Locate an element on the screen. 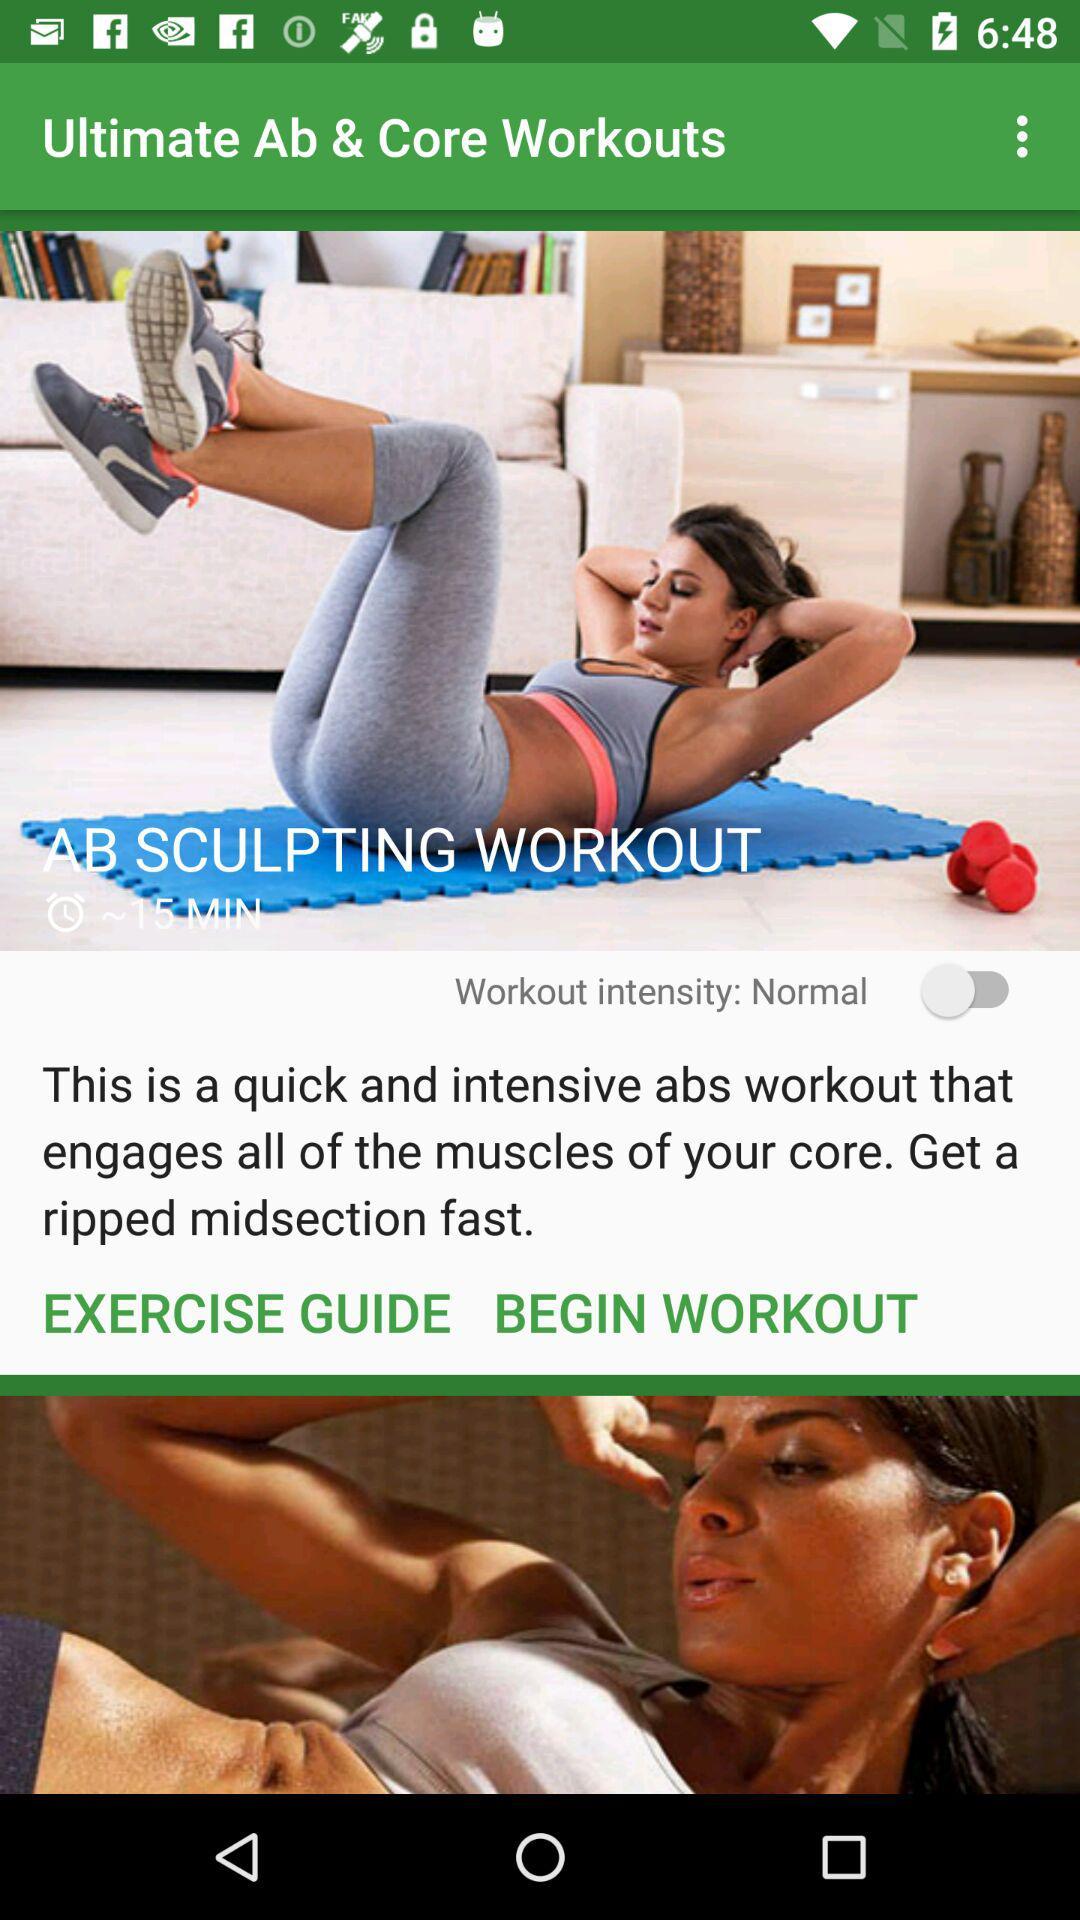  workout details is located at coordinates (540, 589).